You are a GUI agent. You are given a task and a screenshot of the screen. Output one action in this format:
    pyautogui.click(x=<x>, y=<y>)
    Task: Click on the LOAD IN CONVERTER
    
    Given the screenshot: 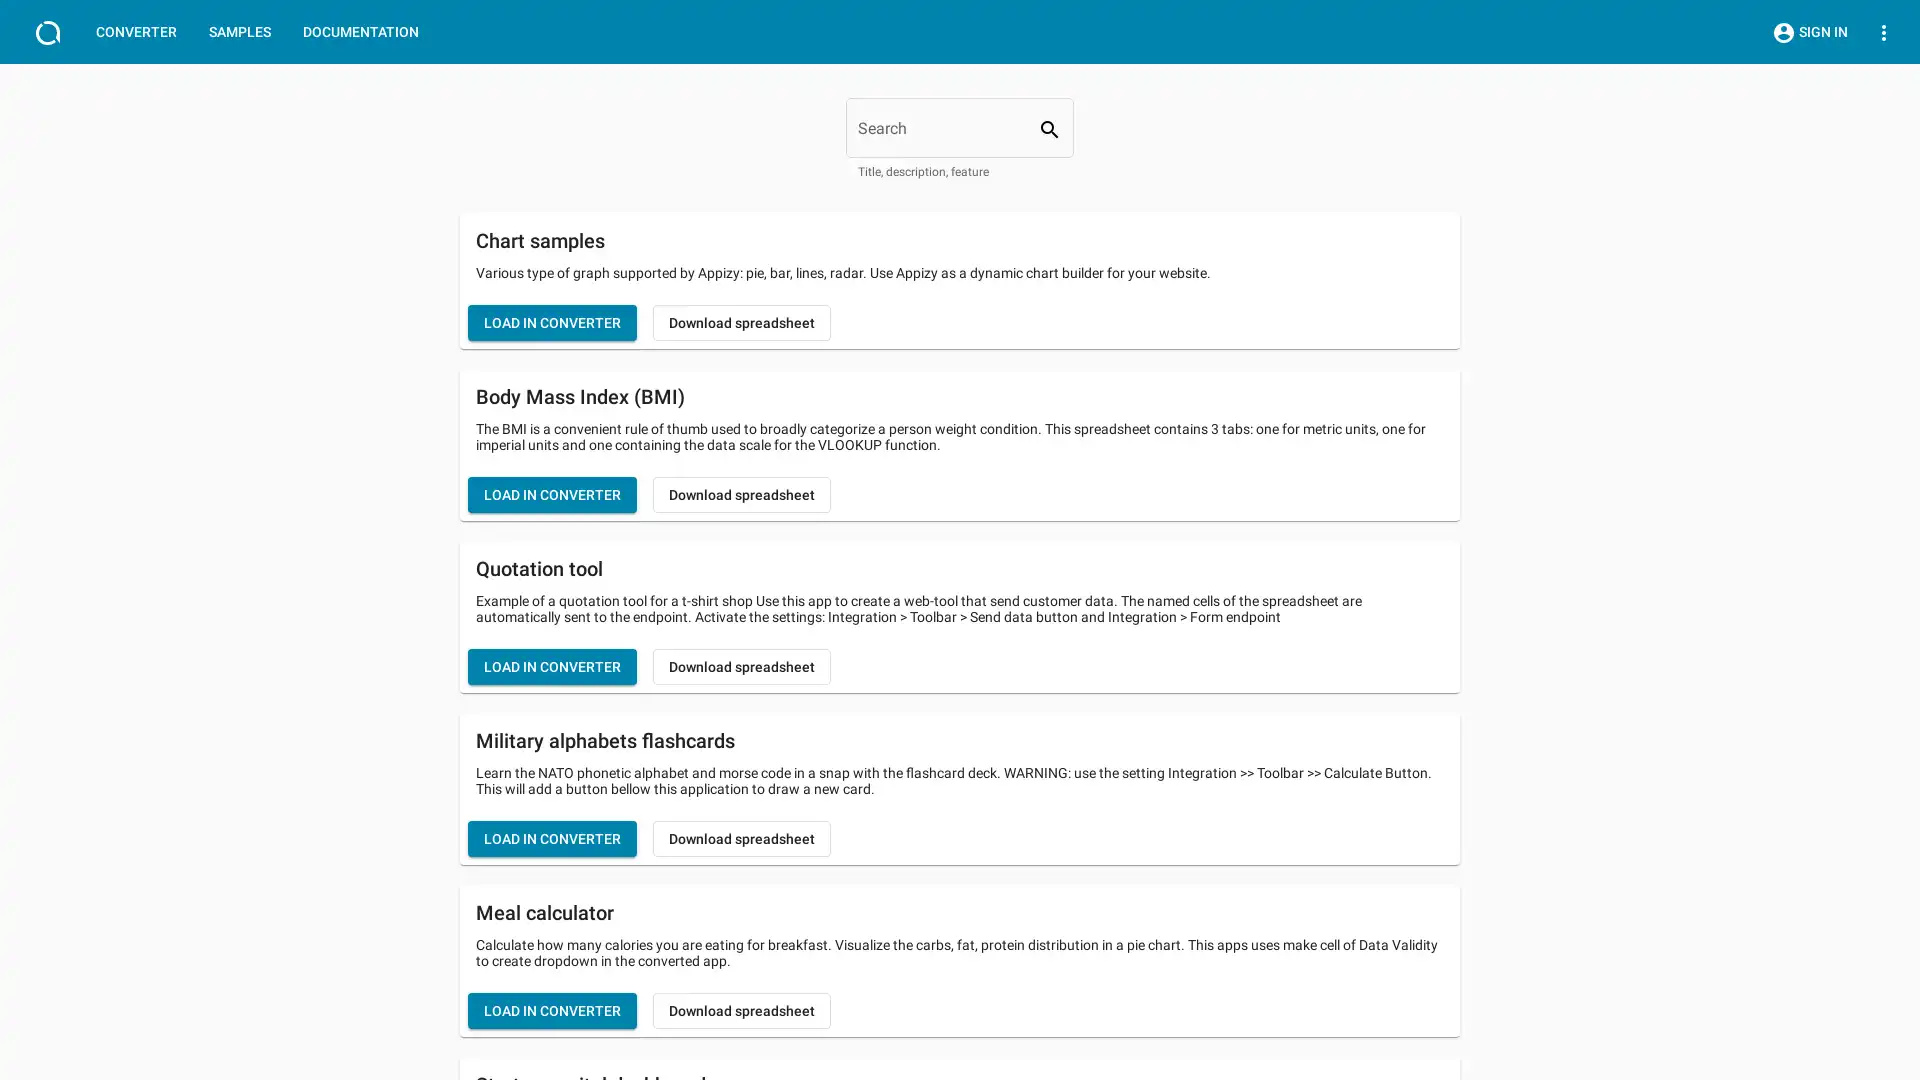 What is the action you would take?
    pyautogui.click(x=552, y=839)
    